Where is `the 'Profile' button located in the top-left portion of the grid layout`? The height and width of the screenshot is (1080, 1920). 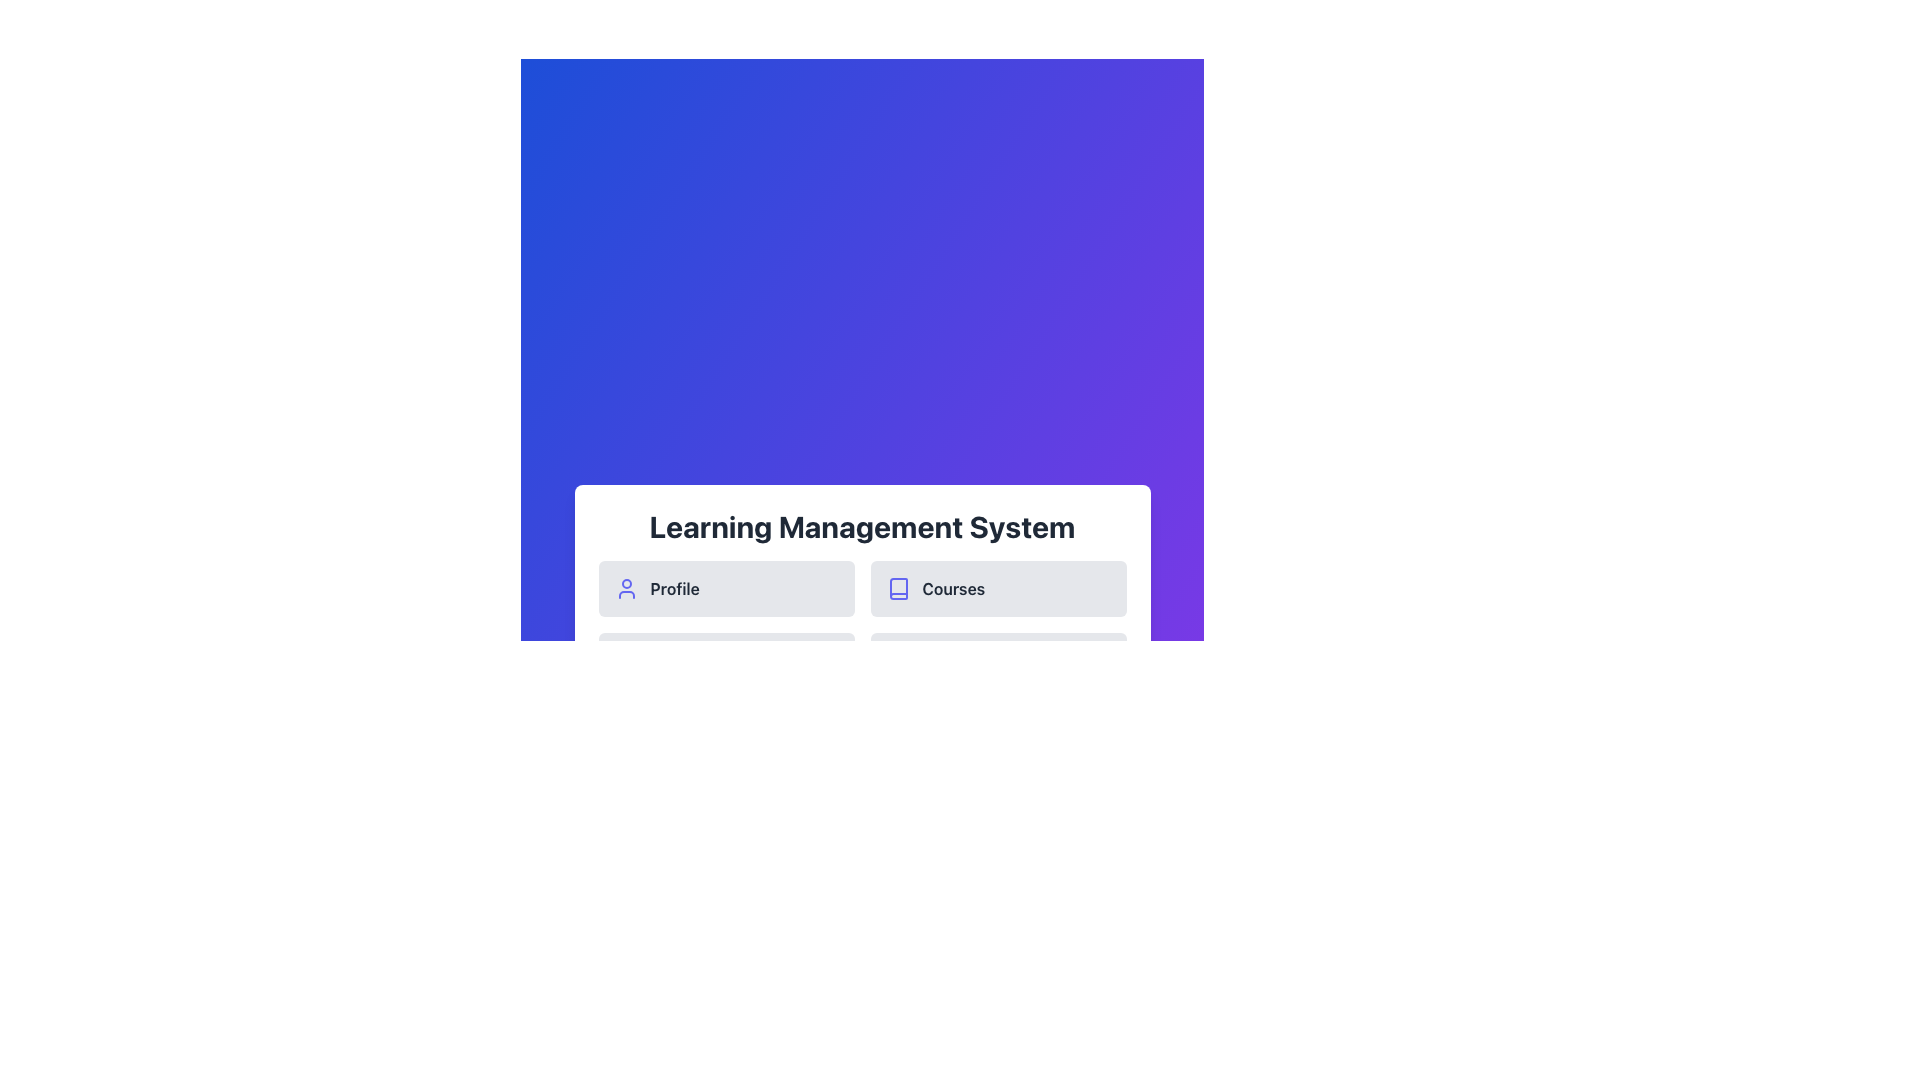 the 'Profile' button located in the top-left portion of the grid layout is located at coordinates (725, 588).